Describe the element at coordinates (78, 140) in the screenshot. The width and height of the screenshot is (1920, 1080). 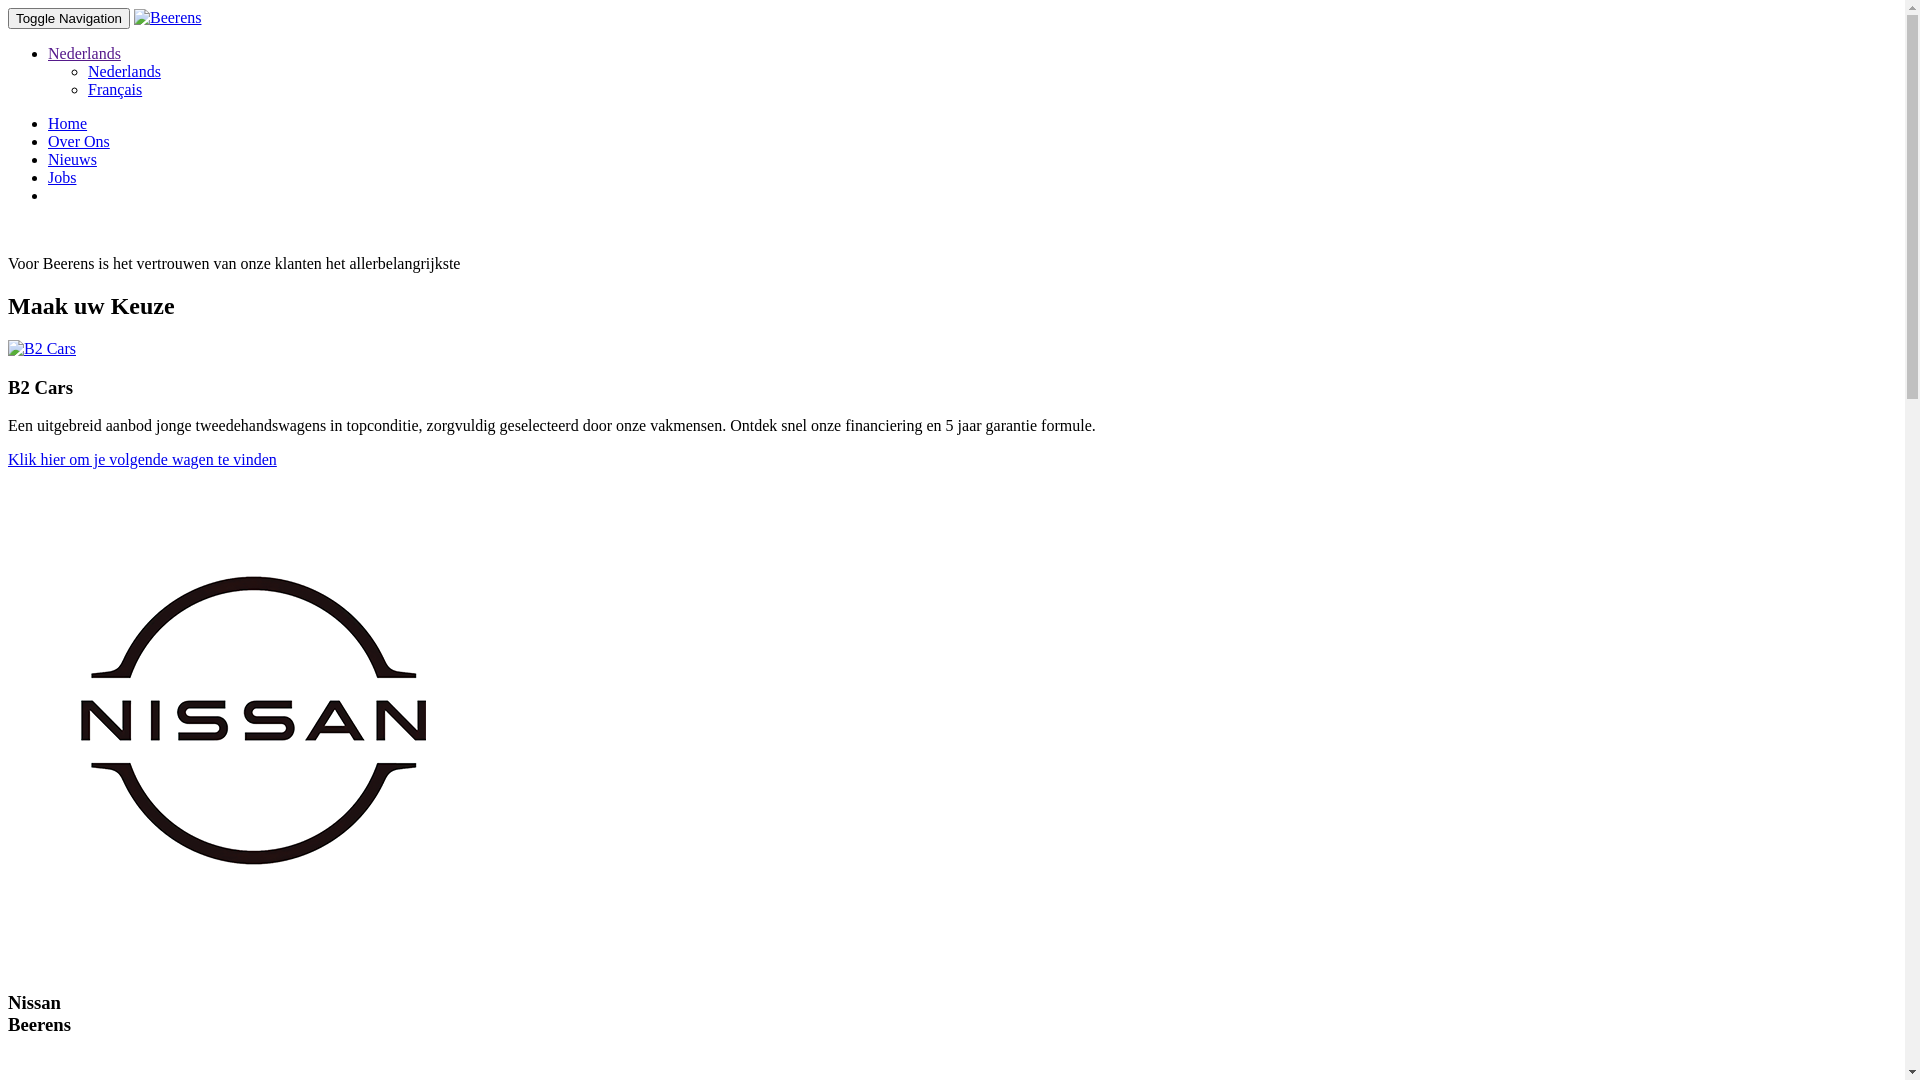
I see `'Over Ons'` at that location.